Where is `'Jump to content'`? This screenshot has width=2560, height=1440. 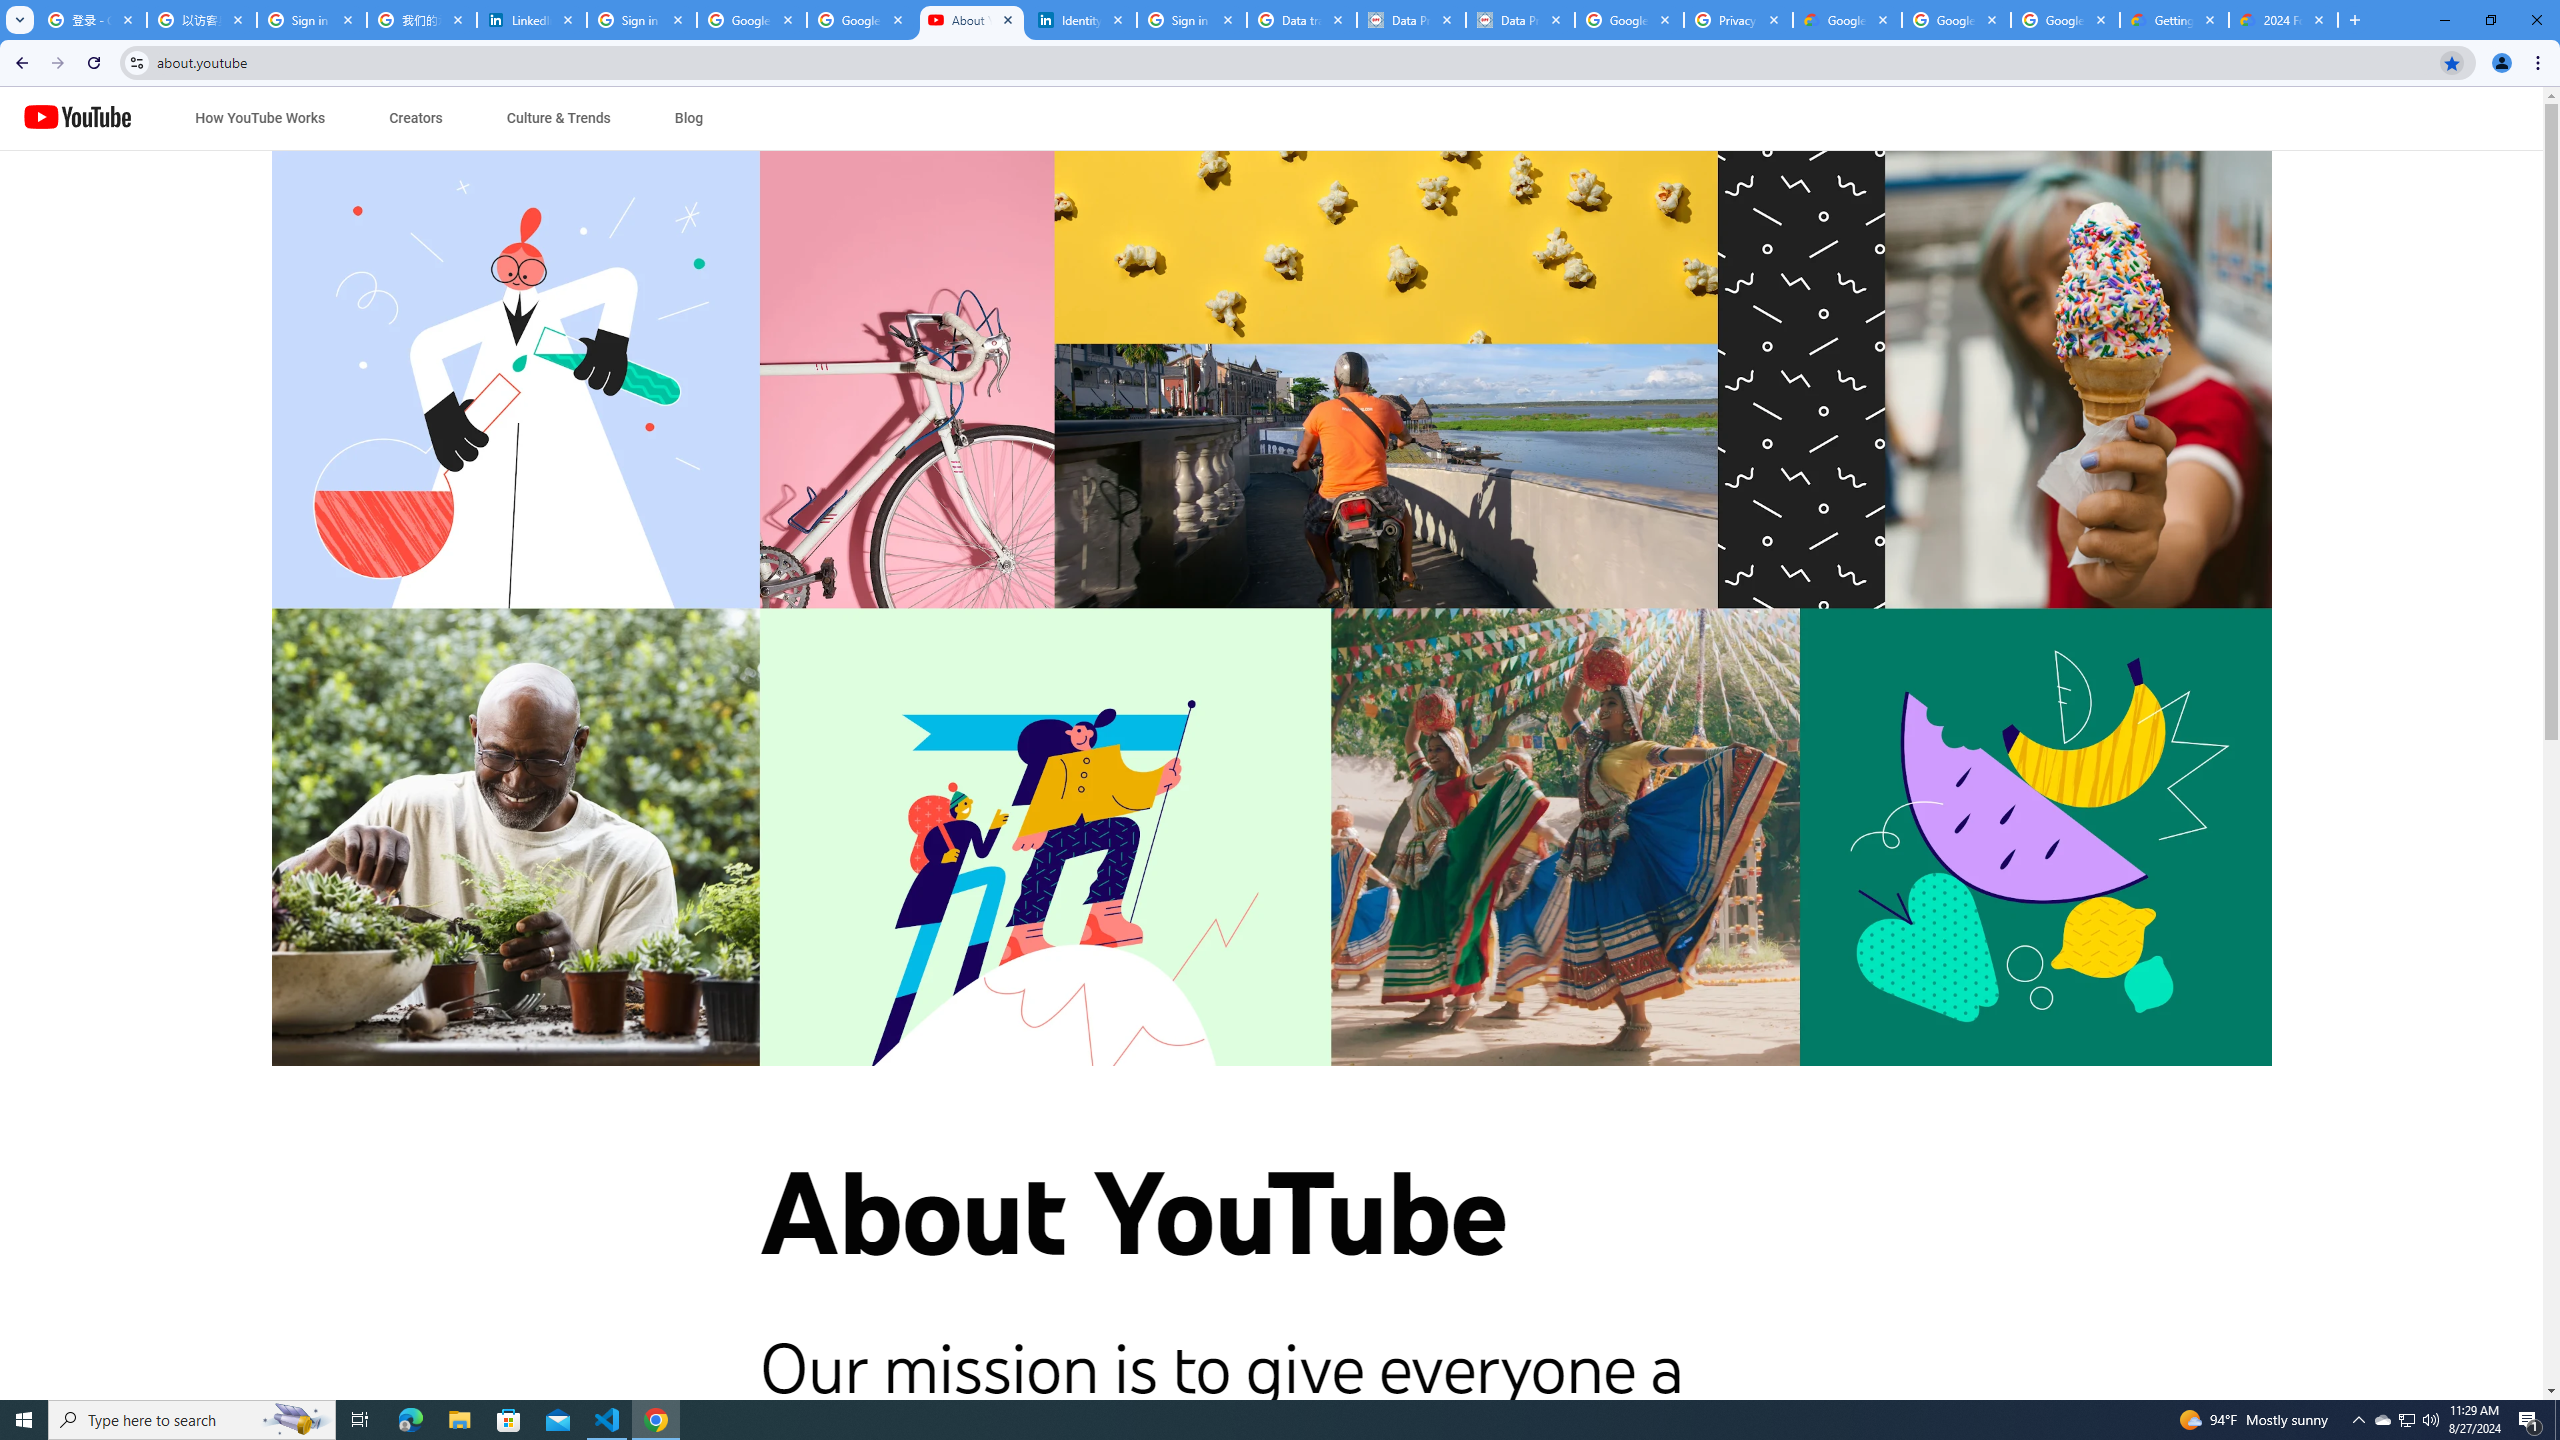
'Jump to content' is located at coordinates (186, 118).